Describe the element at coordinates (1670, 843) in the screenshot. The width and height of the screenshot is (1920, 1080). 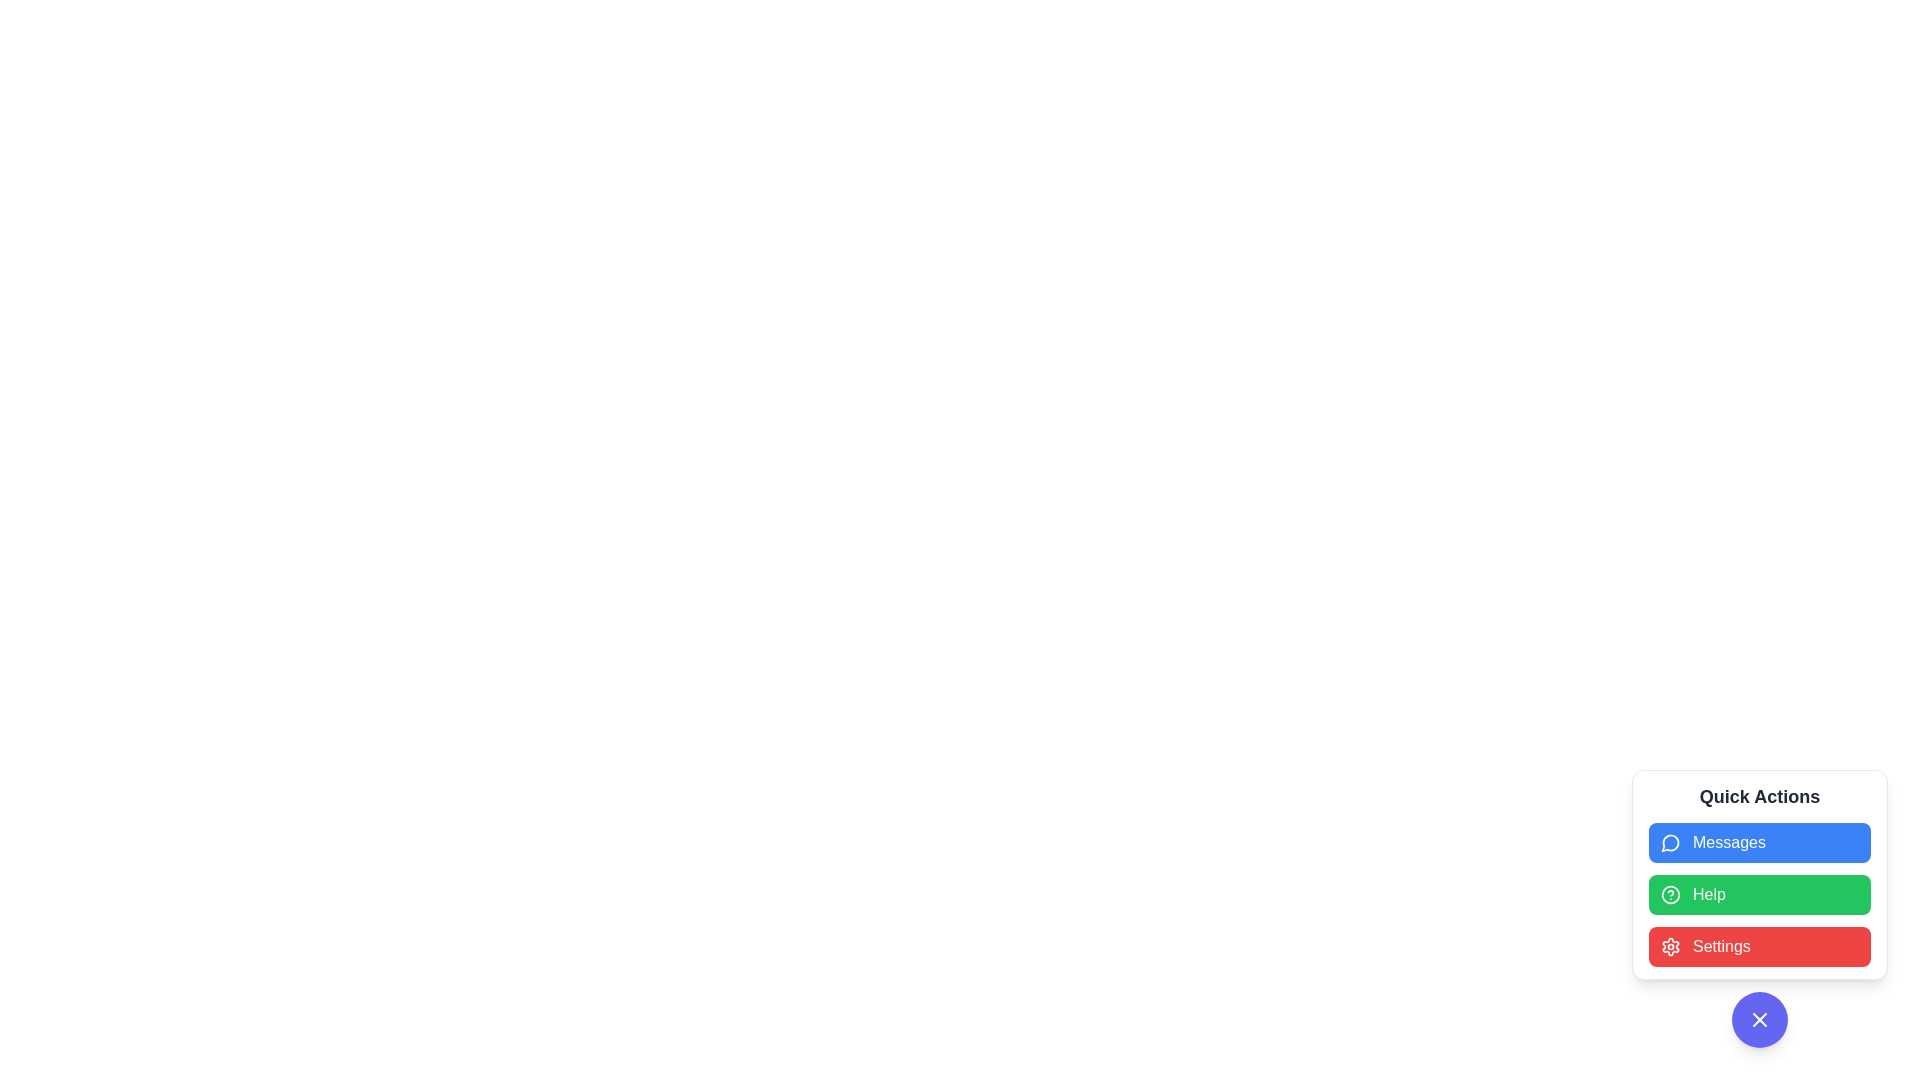
I see `the graphical icon representing the 'Messages' button, which is the first button in the stacked list of three buttons under 'Quick Actions.'` at that location.